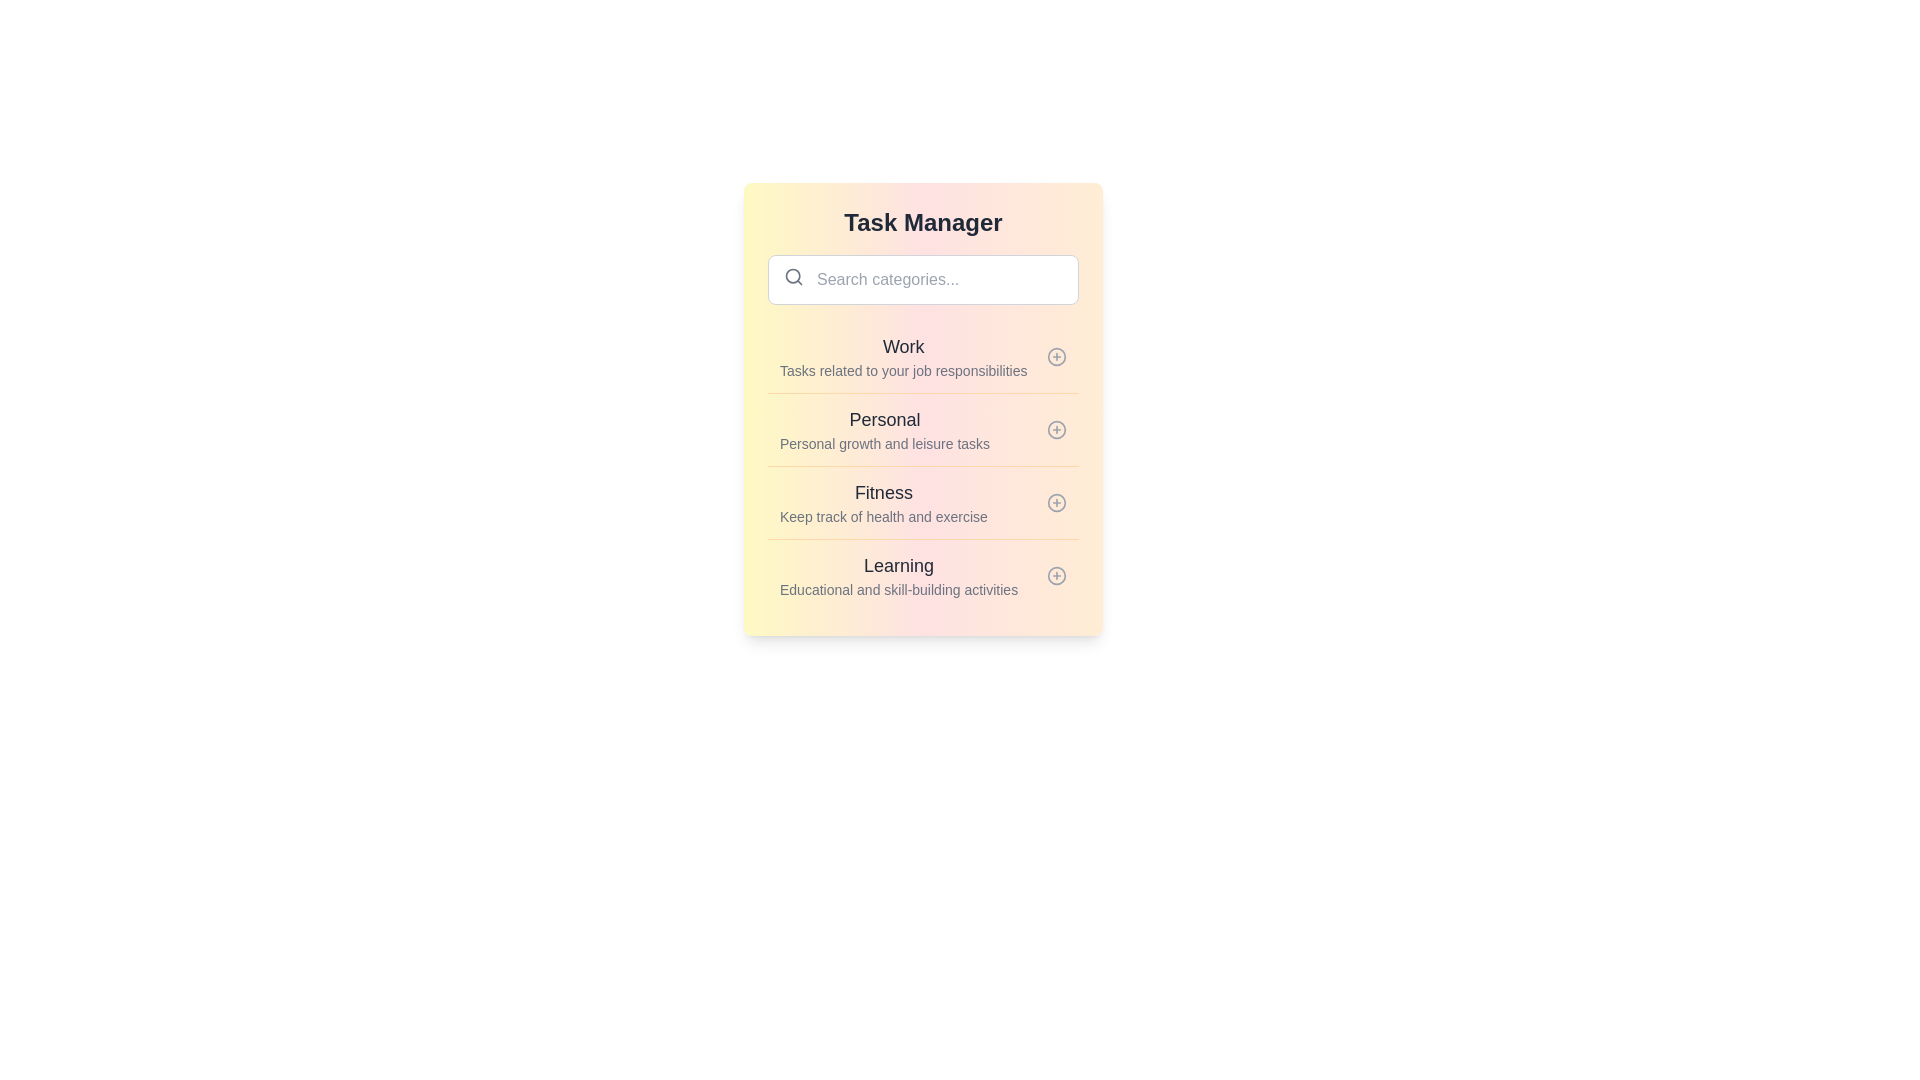 The image size is (1920, 1080). What do you see at coordinates (1055, 575) in the screenshot?
I see `the small circular icon with a center cross and outer border, styled in gray tones, located near the 'Learning' section` at bounding box center [1055, 575].